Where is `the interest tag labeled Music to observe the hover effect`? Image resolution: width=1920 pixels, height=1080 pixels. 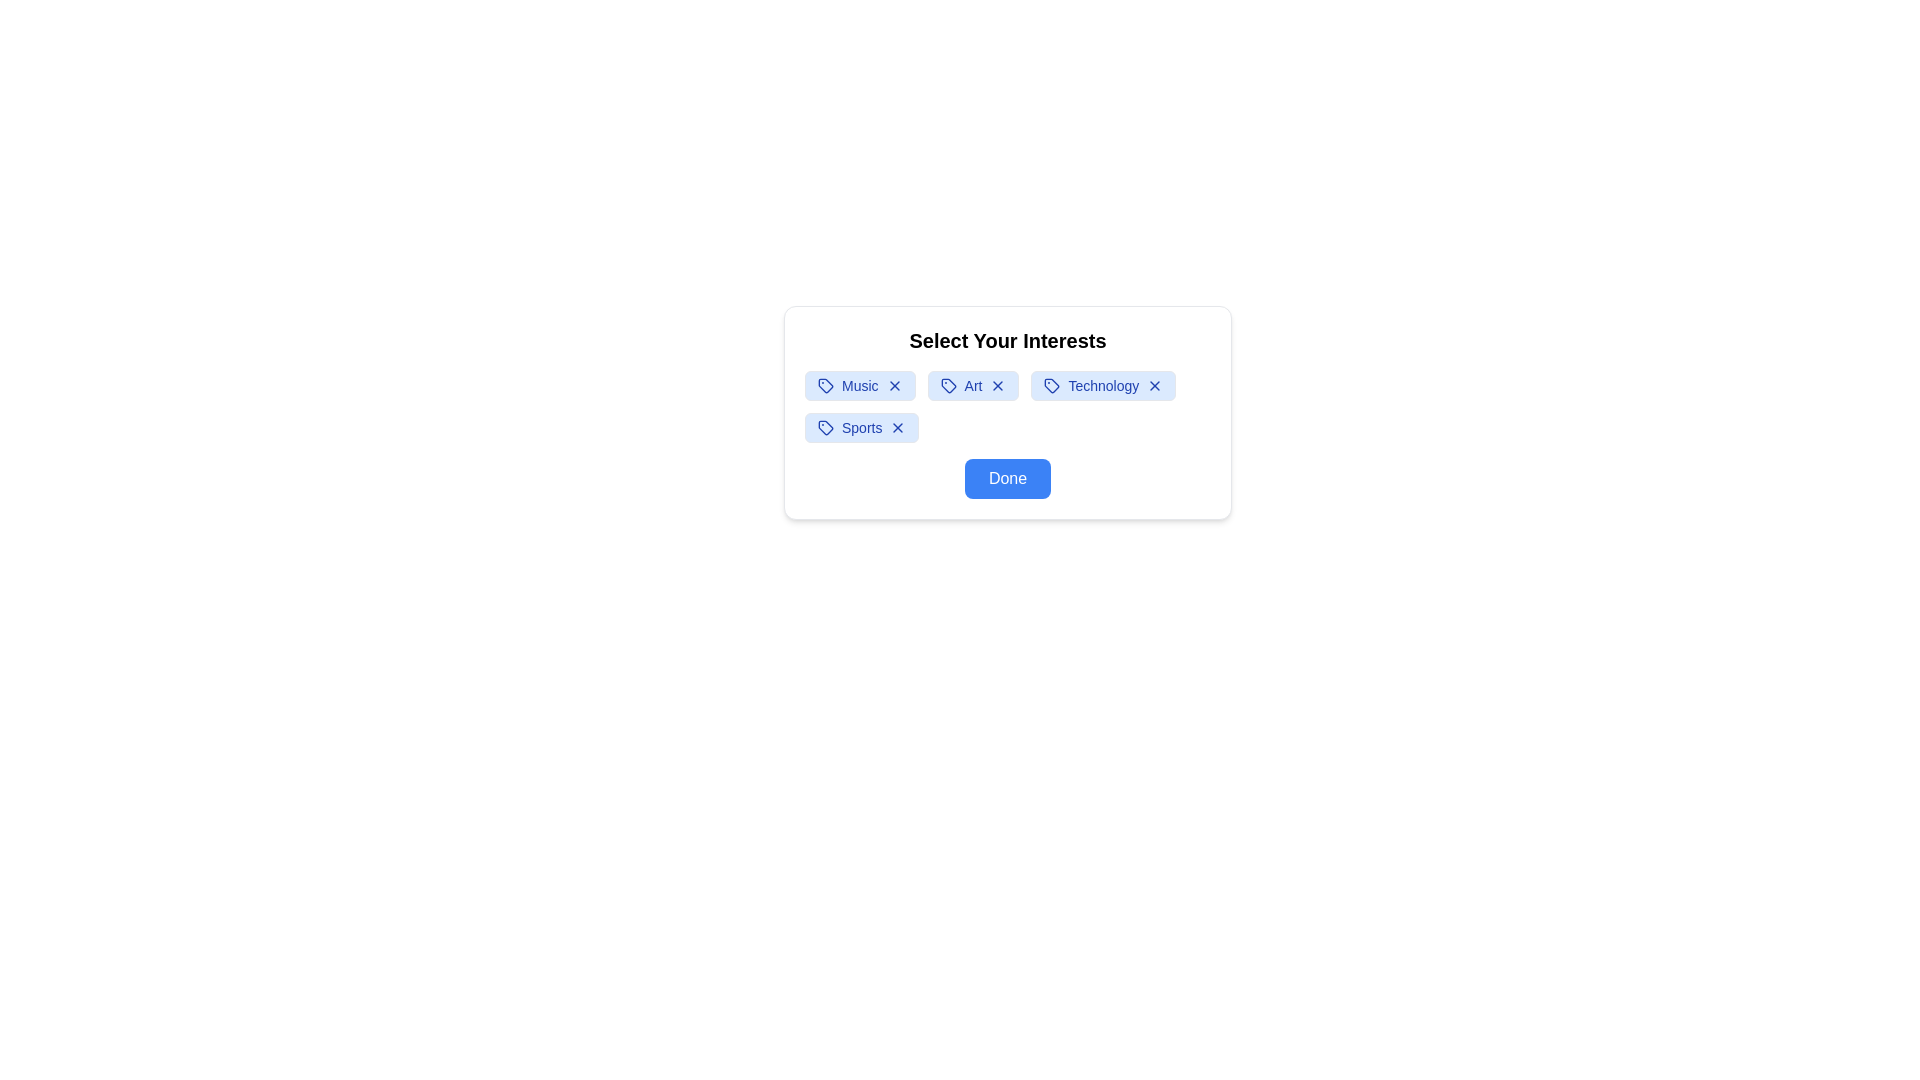
the interest tag labeled Music to observe the hover effect is located at coordinates (859, 385).